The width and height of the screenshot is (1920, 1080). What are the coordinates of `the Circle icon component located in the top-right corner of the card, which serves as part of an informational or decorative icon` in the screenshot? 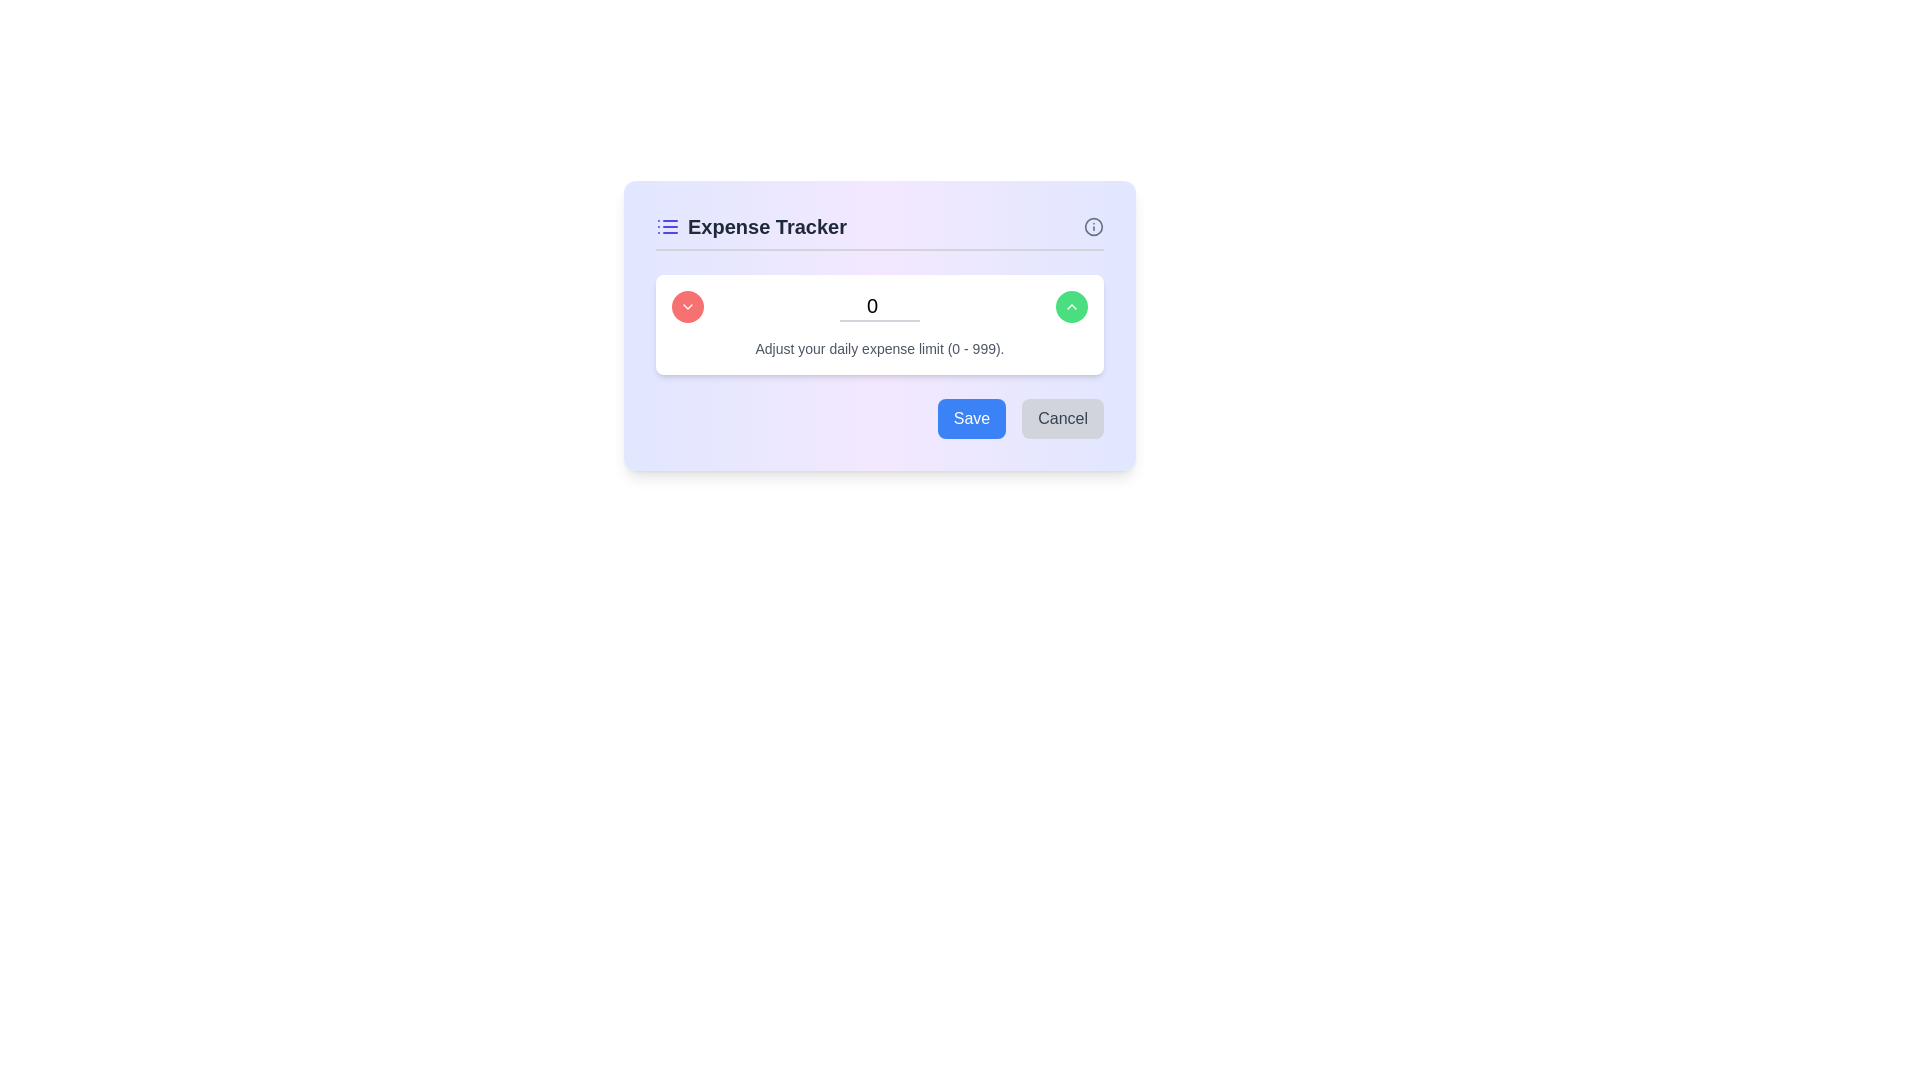 It's located at (1093, 226).